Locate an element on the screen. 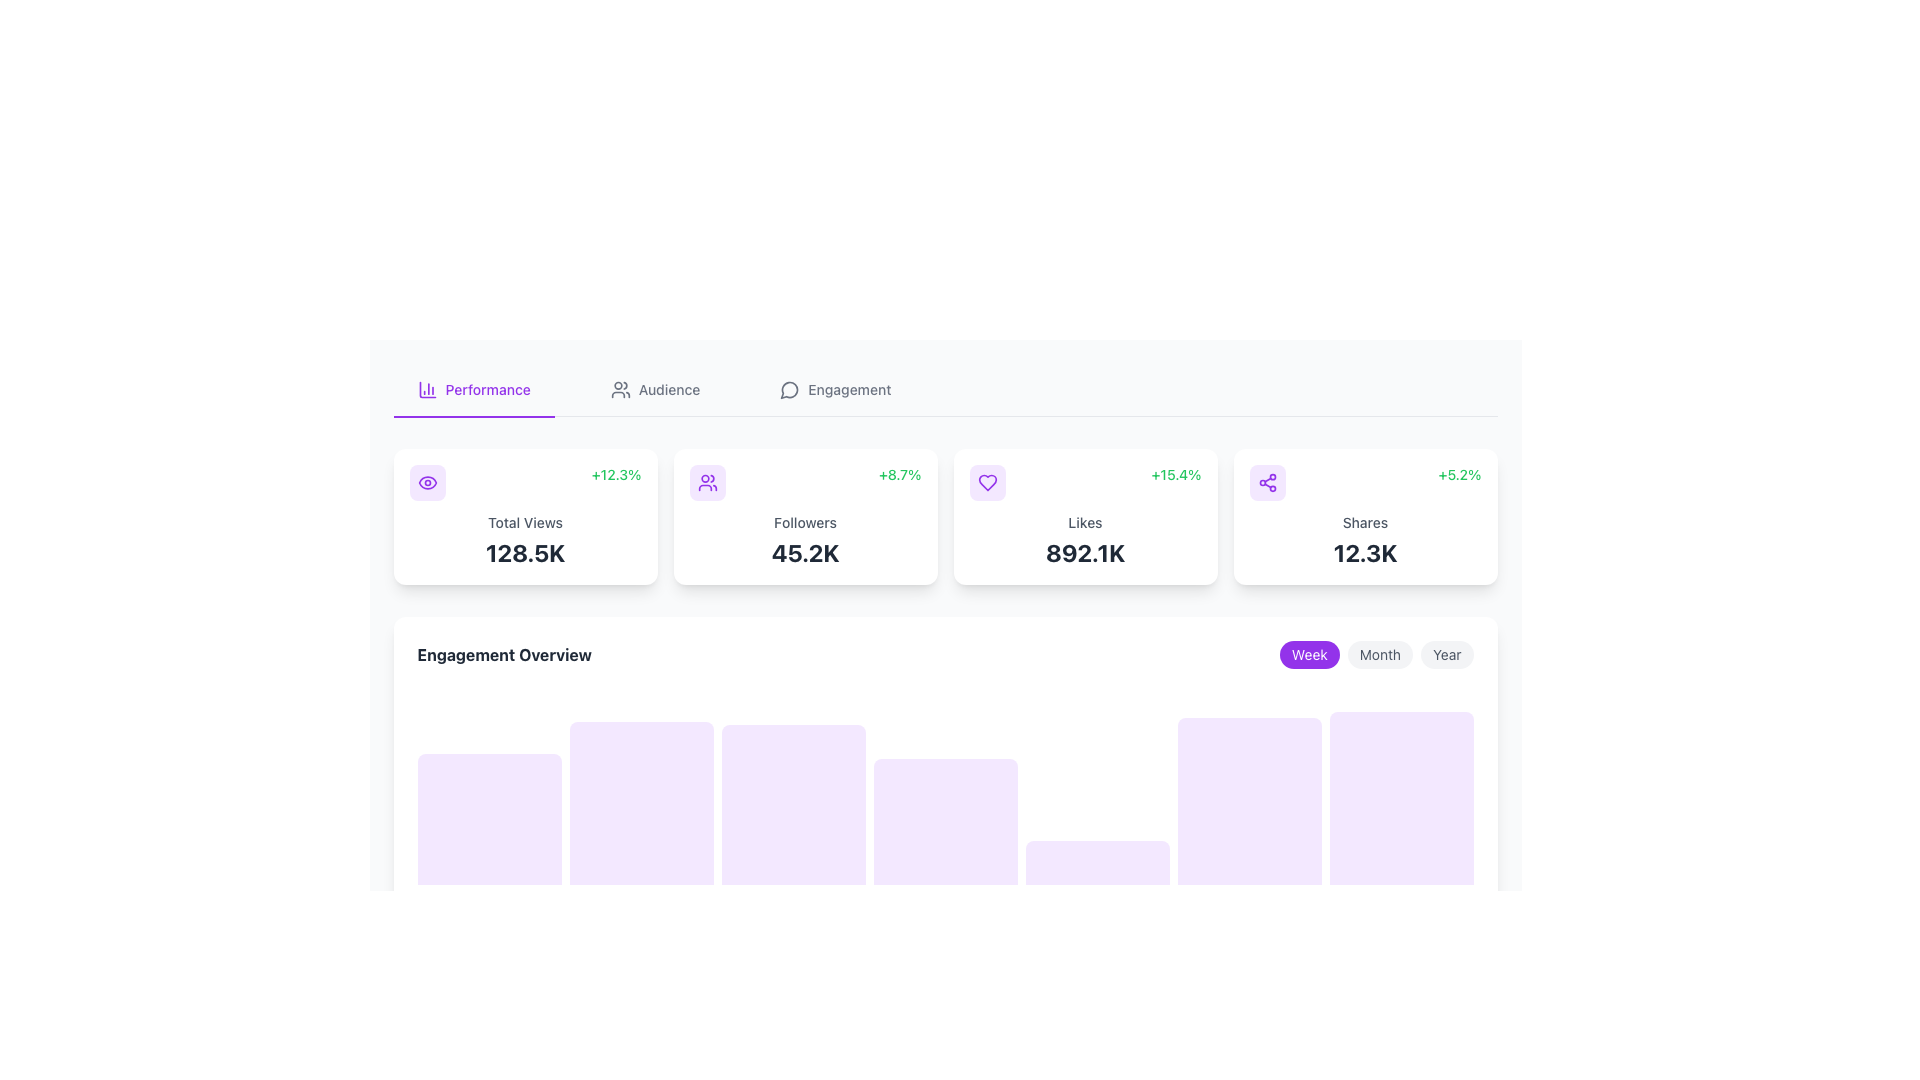 The width and height of the screenshot is (1920, 1080). the statistical display showing total views, which is located in the white rounded rectangle section below the 'Total Views' text on the left side of the dashboard is located at coordinates (525, 552).